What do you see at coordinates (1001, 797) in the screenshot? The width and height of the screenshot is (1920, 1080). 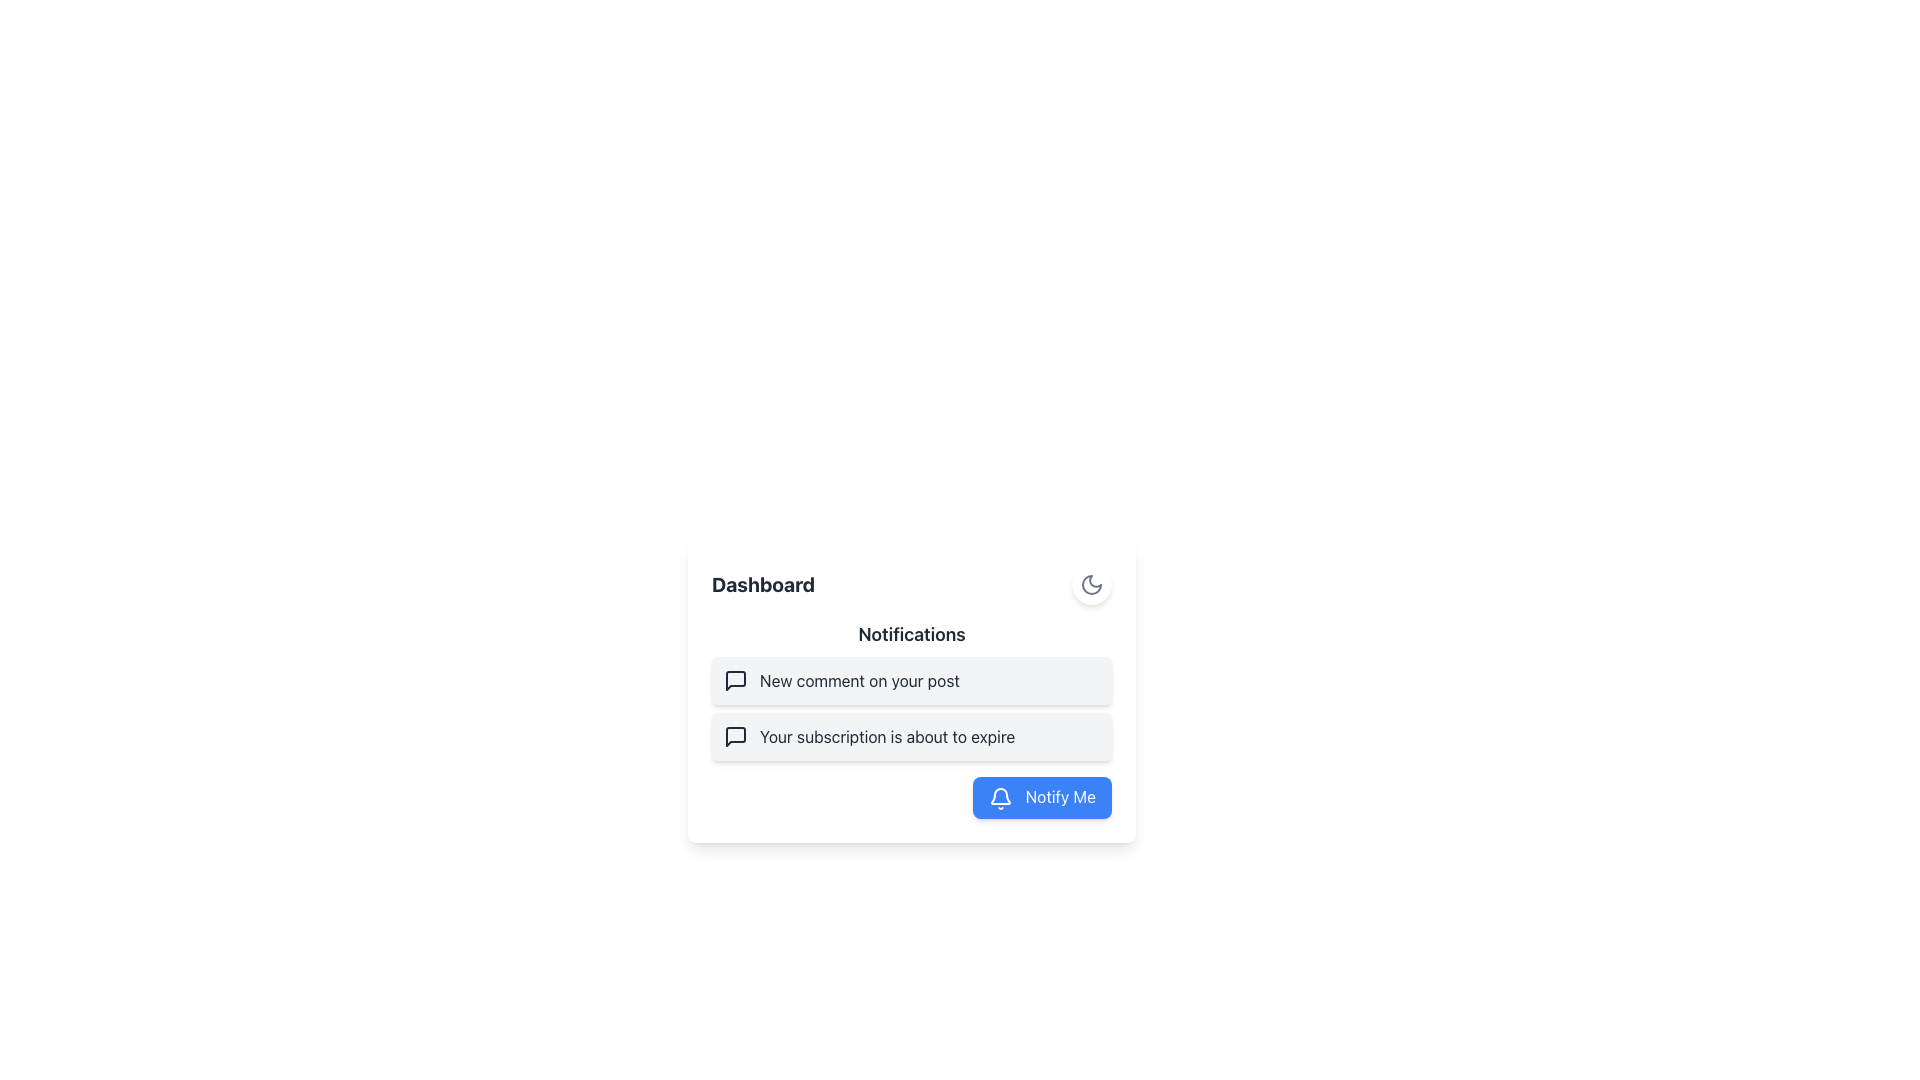 I see `the outlined bell-shaped icon located to the left of the 'Notify Me' text inside a blue rounded button at the bottom-right corner of the card` at bounding box center [1001, 797].